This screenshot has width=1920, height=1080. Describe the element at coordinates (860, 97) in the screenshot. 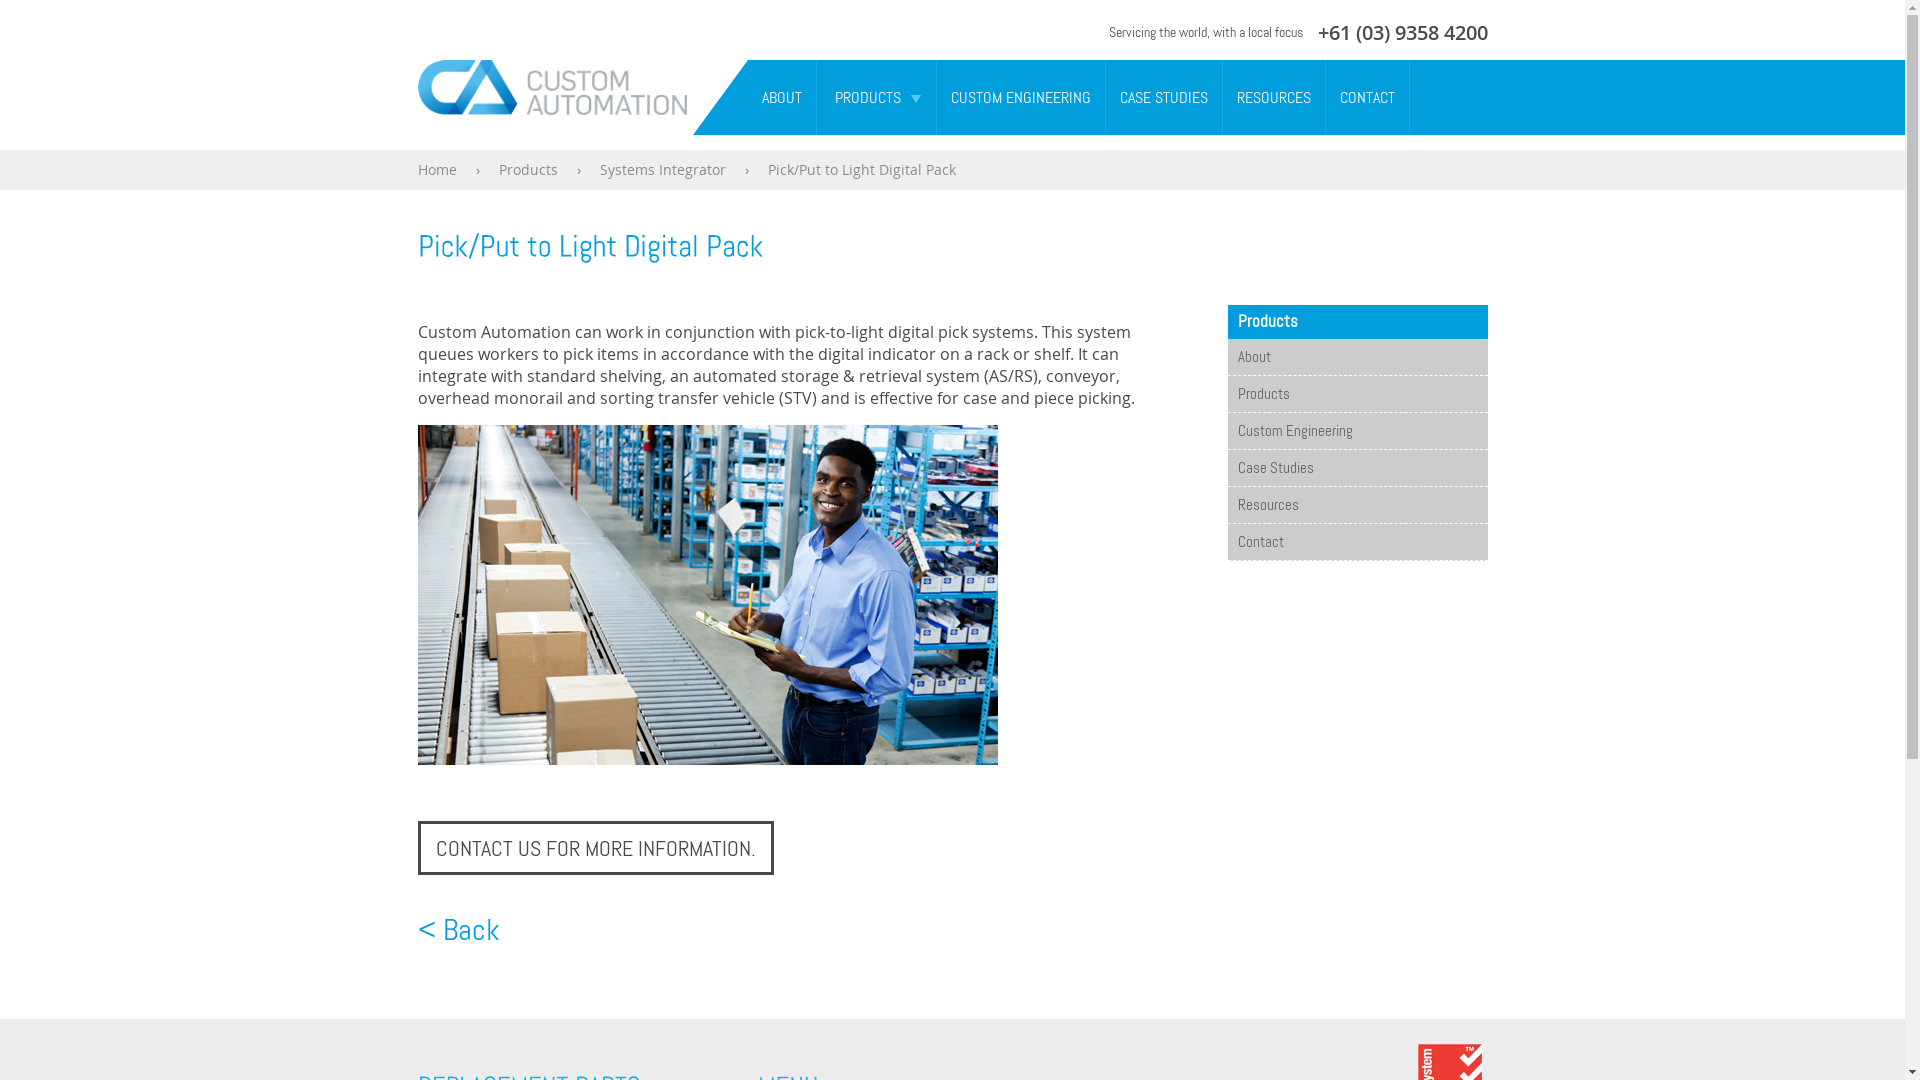

I see `'PRODUCTS'` at that location.